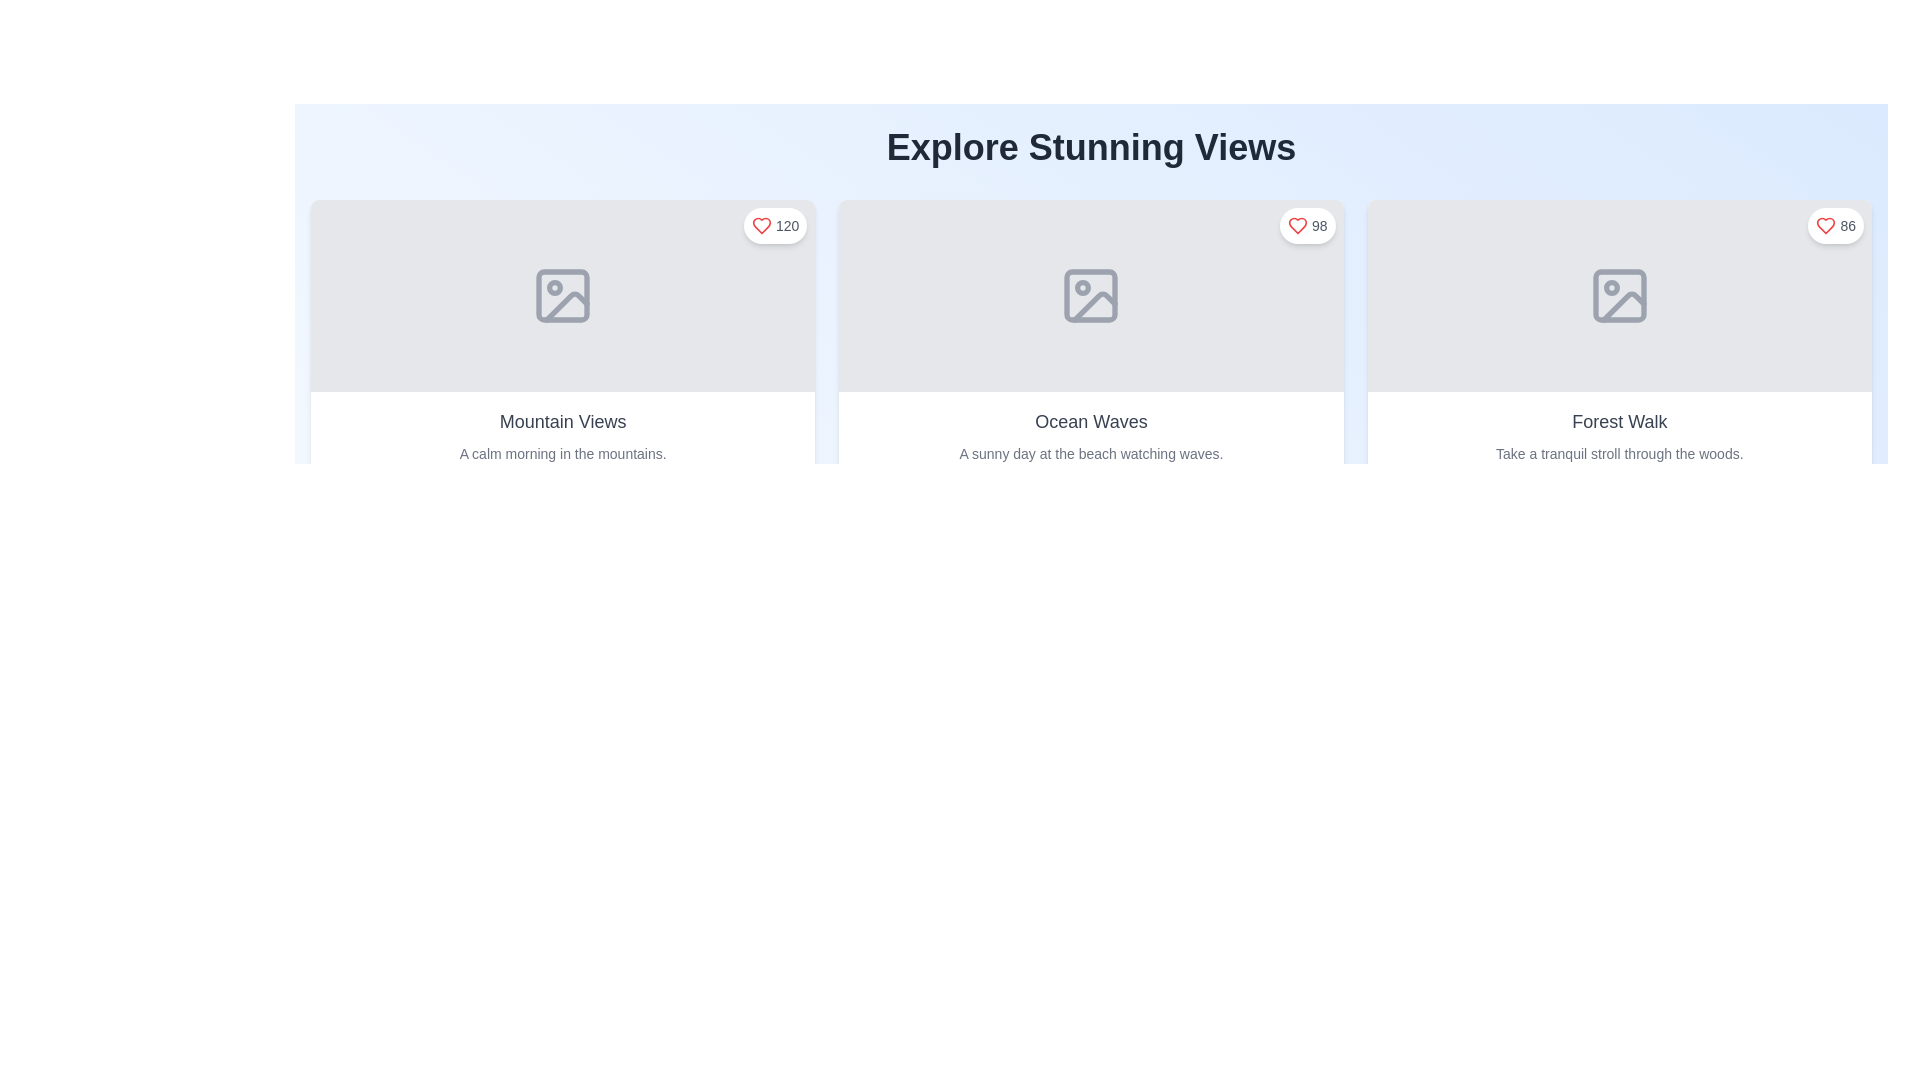 This screenshot has width=1920, height=1080. Describe the element at coordinates (761, 225) in the screenshot. I see `the heart-shaped icon button filled with red color located at the top-right corner of the first item card in the 'Explore Stunning Views' section, which indicates a 'like' or 'favorite' feature` at that location.